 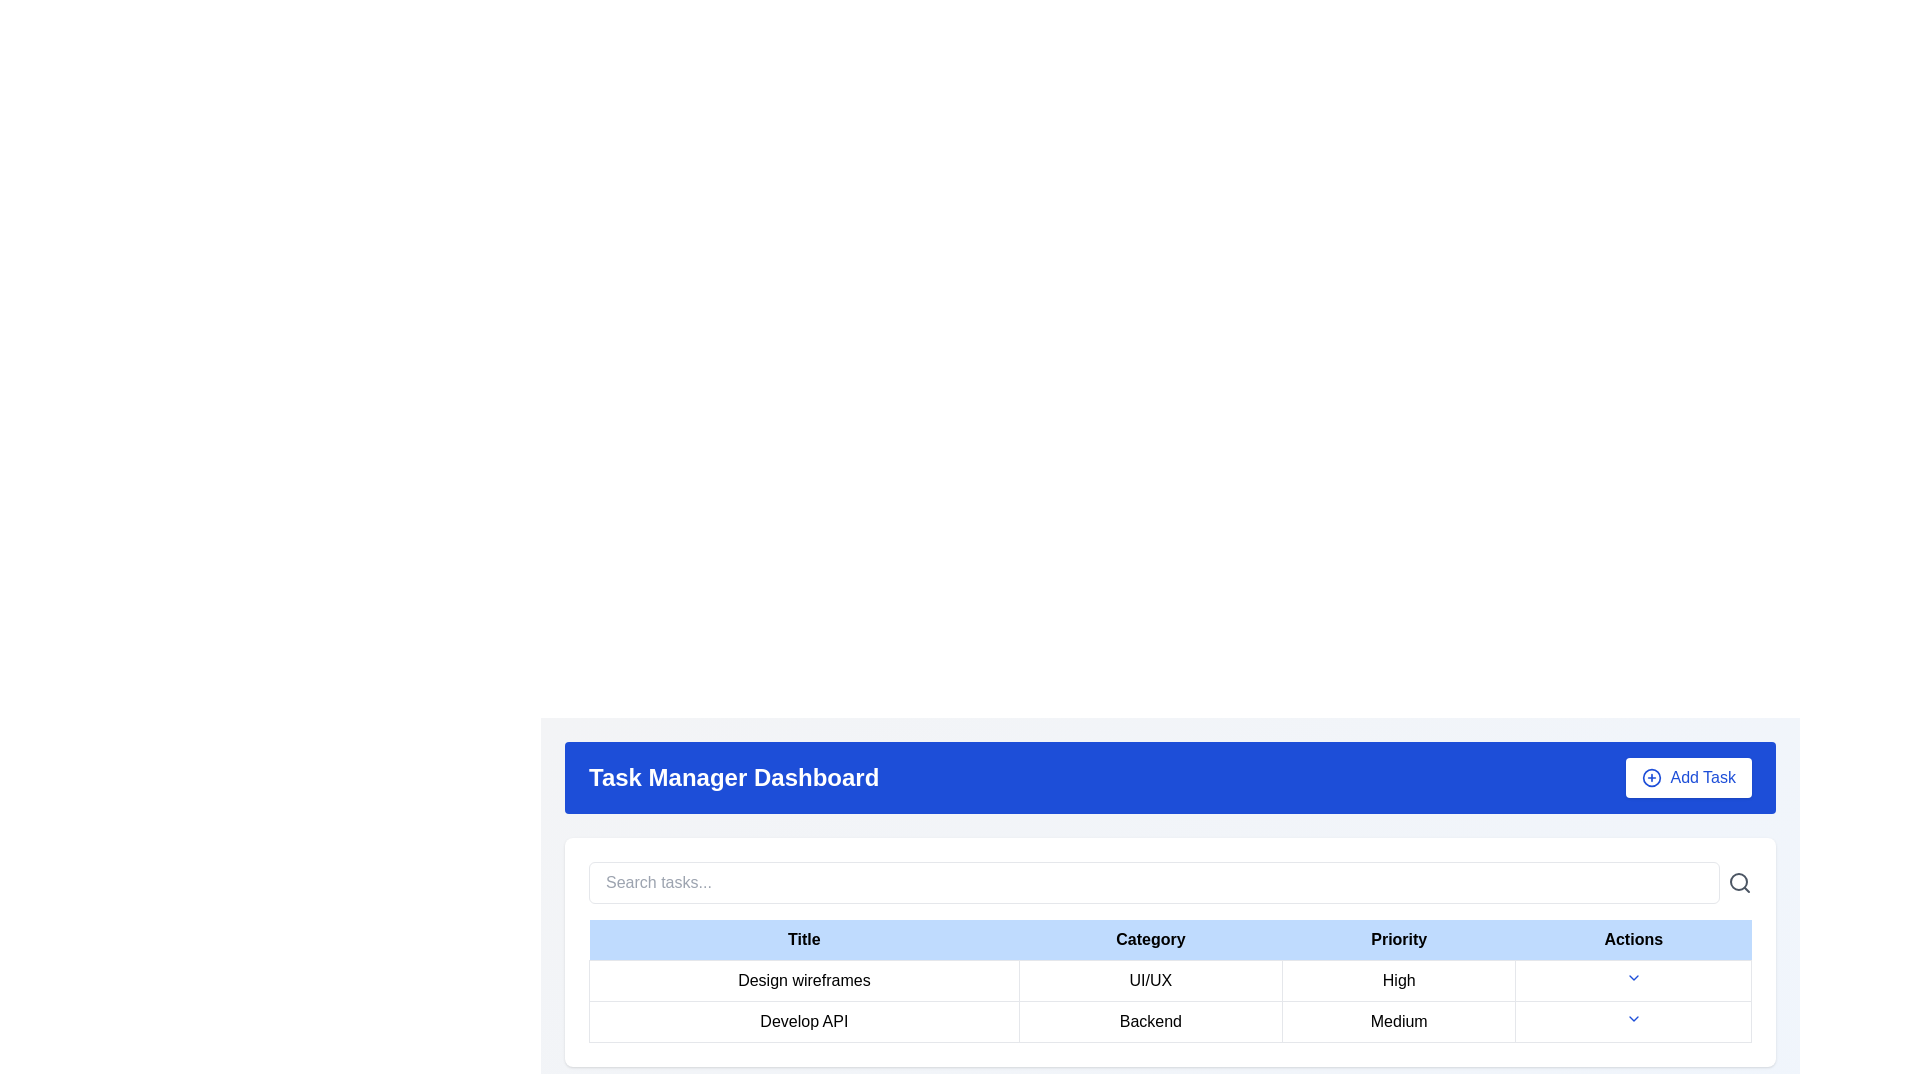 I want to click on the Table Header Cell labeled 'Title', which is styled prominently with a light blue background and bold text, so click(x=804, y=940).